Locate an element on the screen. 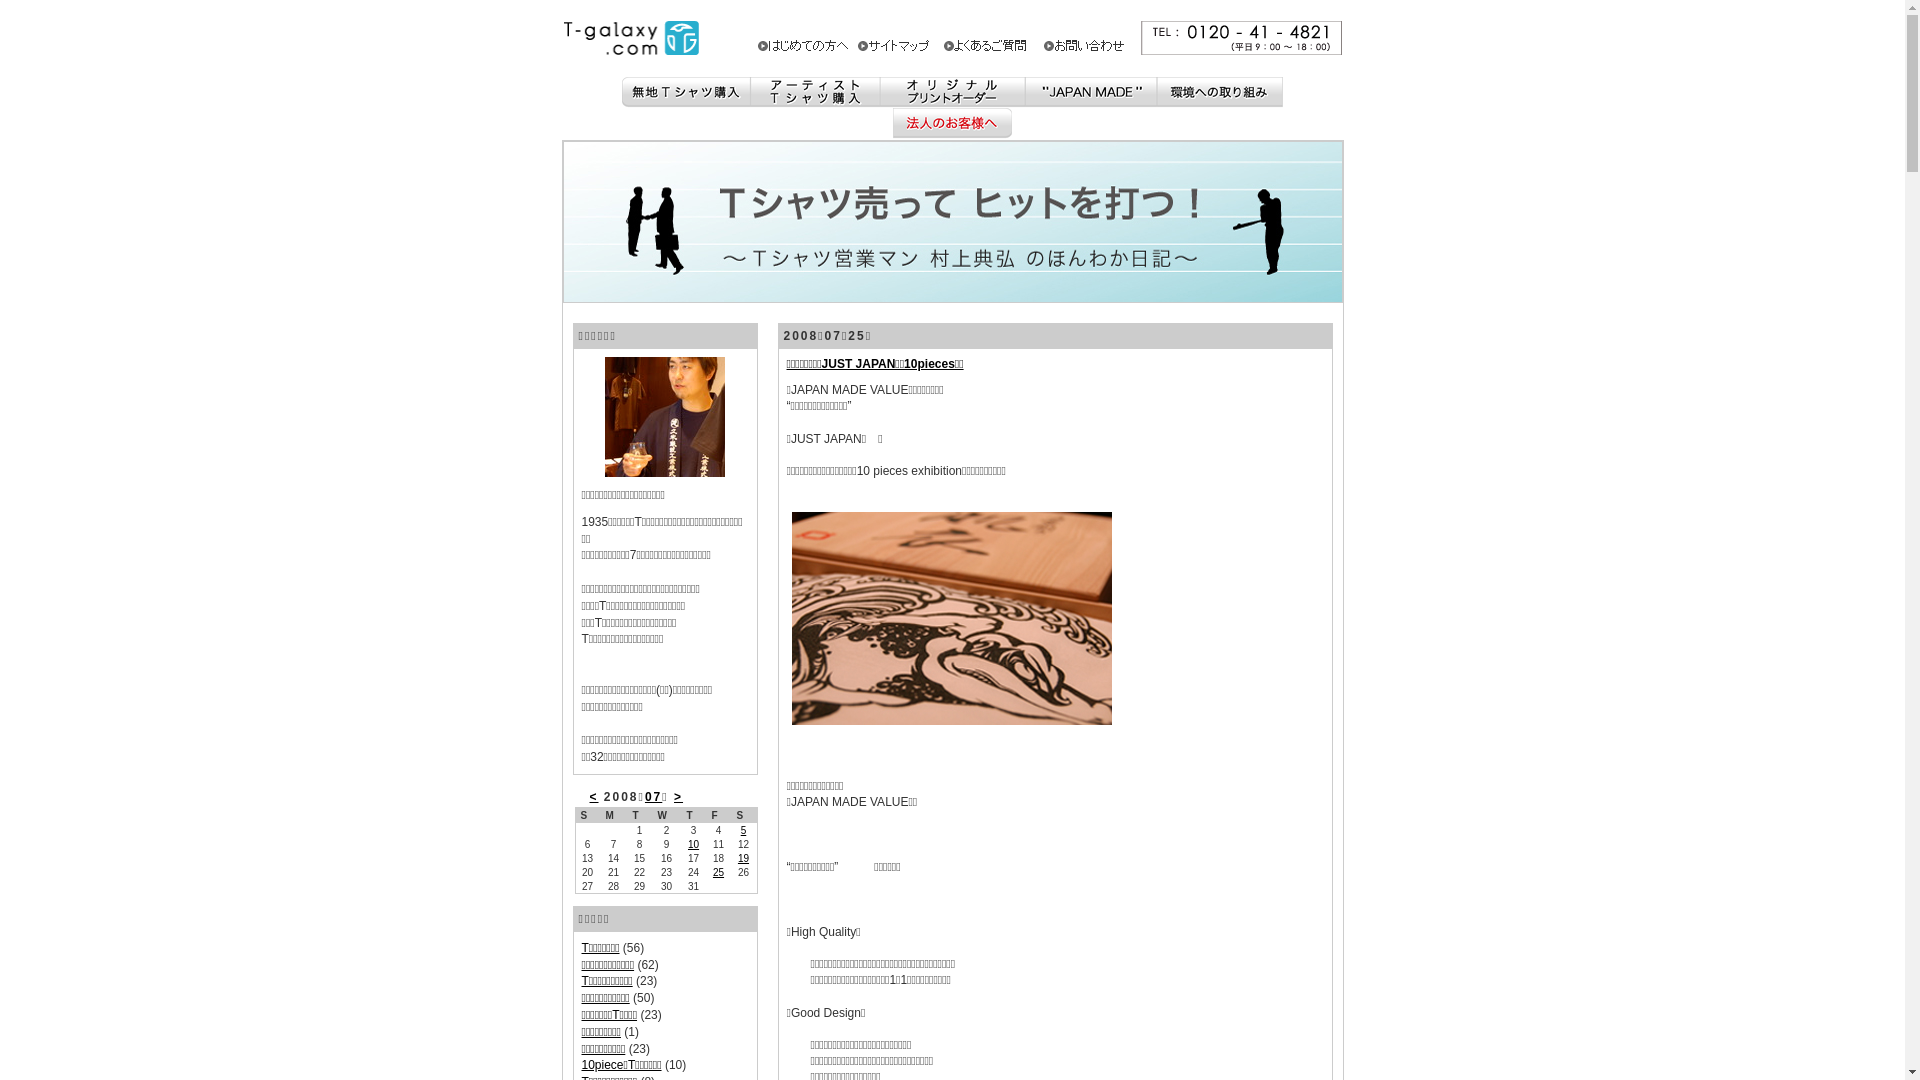 The height and width of the screenshot is (1080, 1920). '10' is located at coordinates (693, 844).